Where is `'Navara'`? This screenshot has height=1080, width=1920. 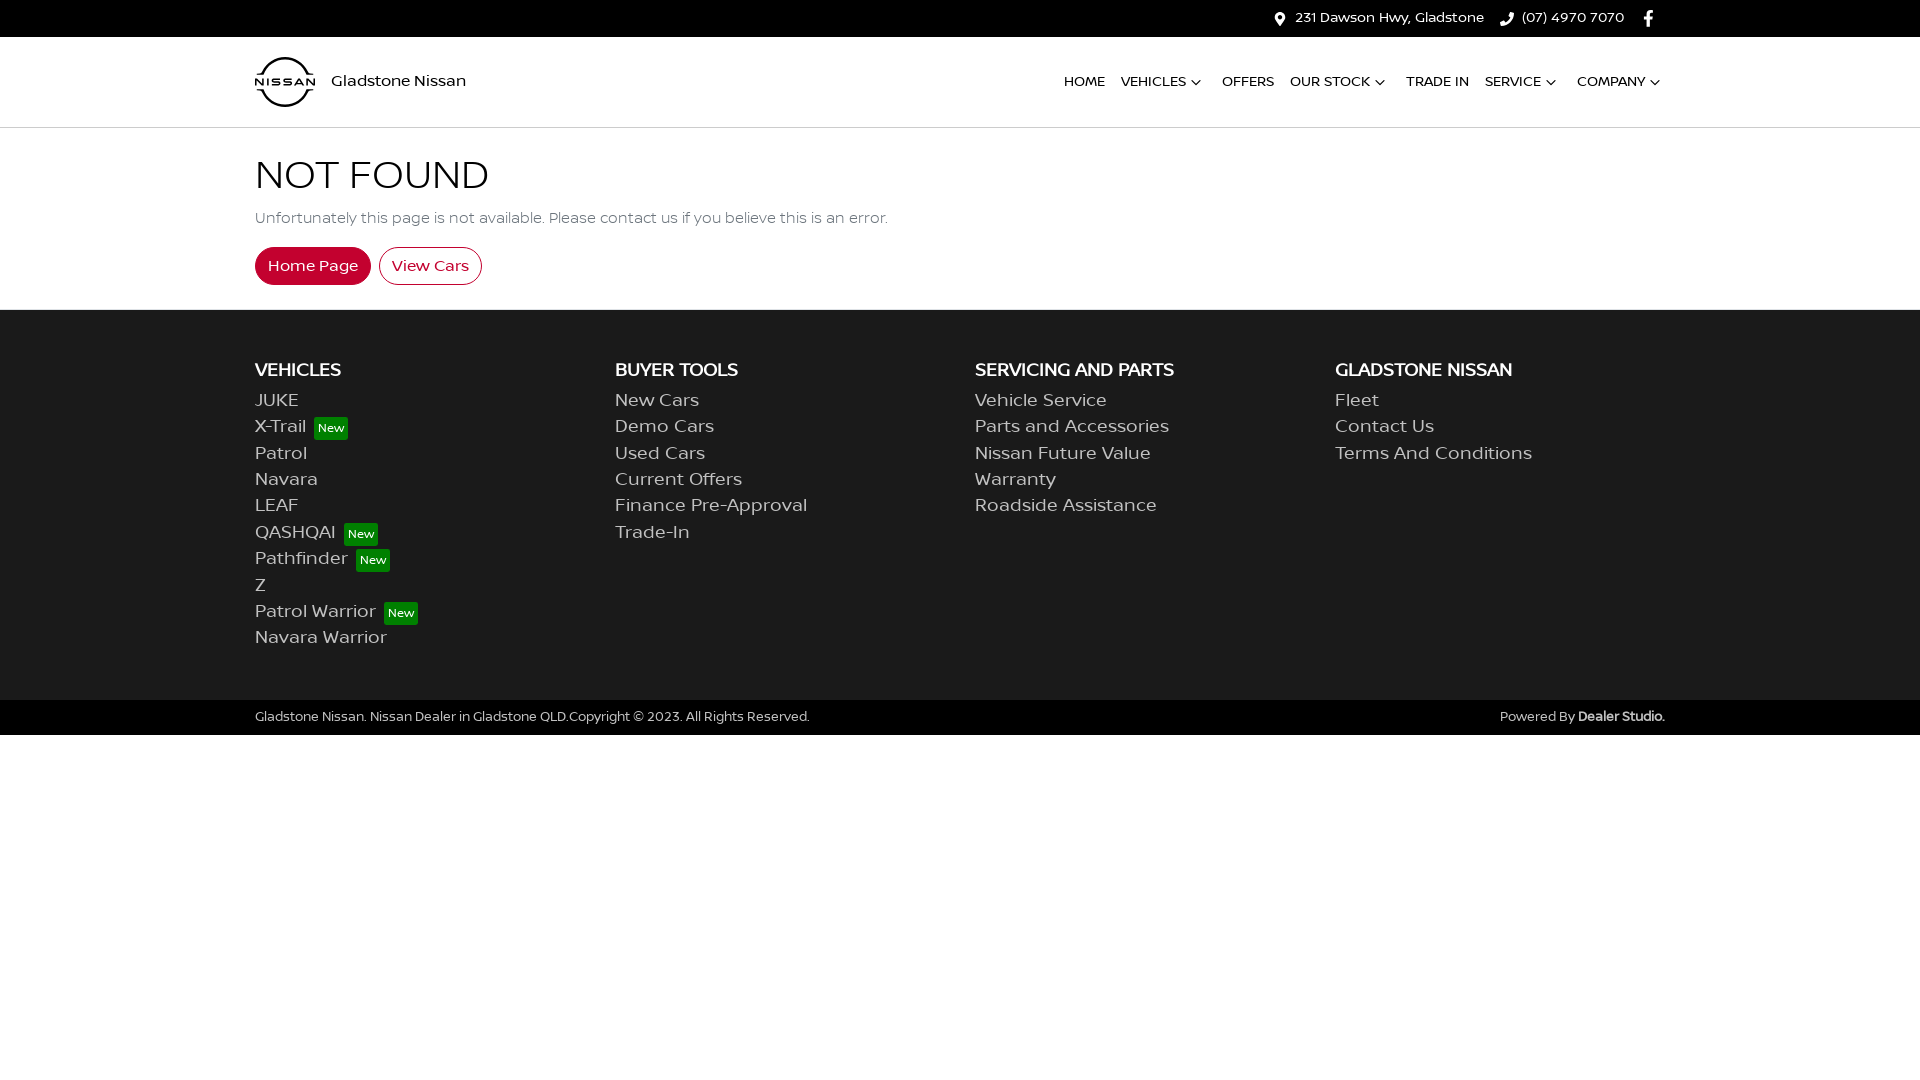 'Navara' is located at coordinates (285, 479).